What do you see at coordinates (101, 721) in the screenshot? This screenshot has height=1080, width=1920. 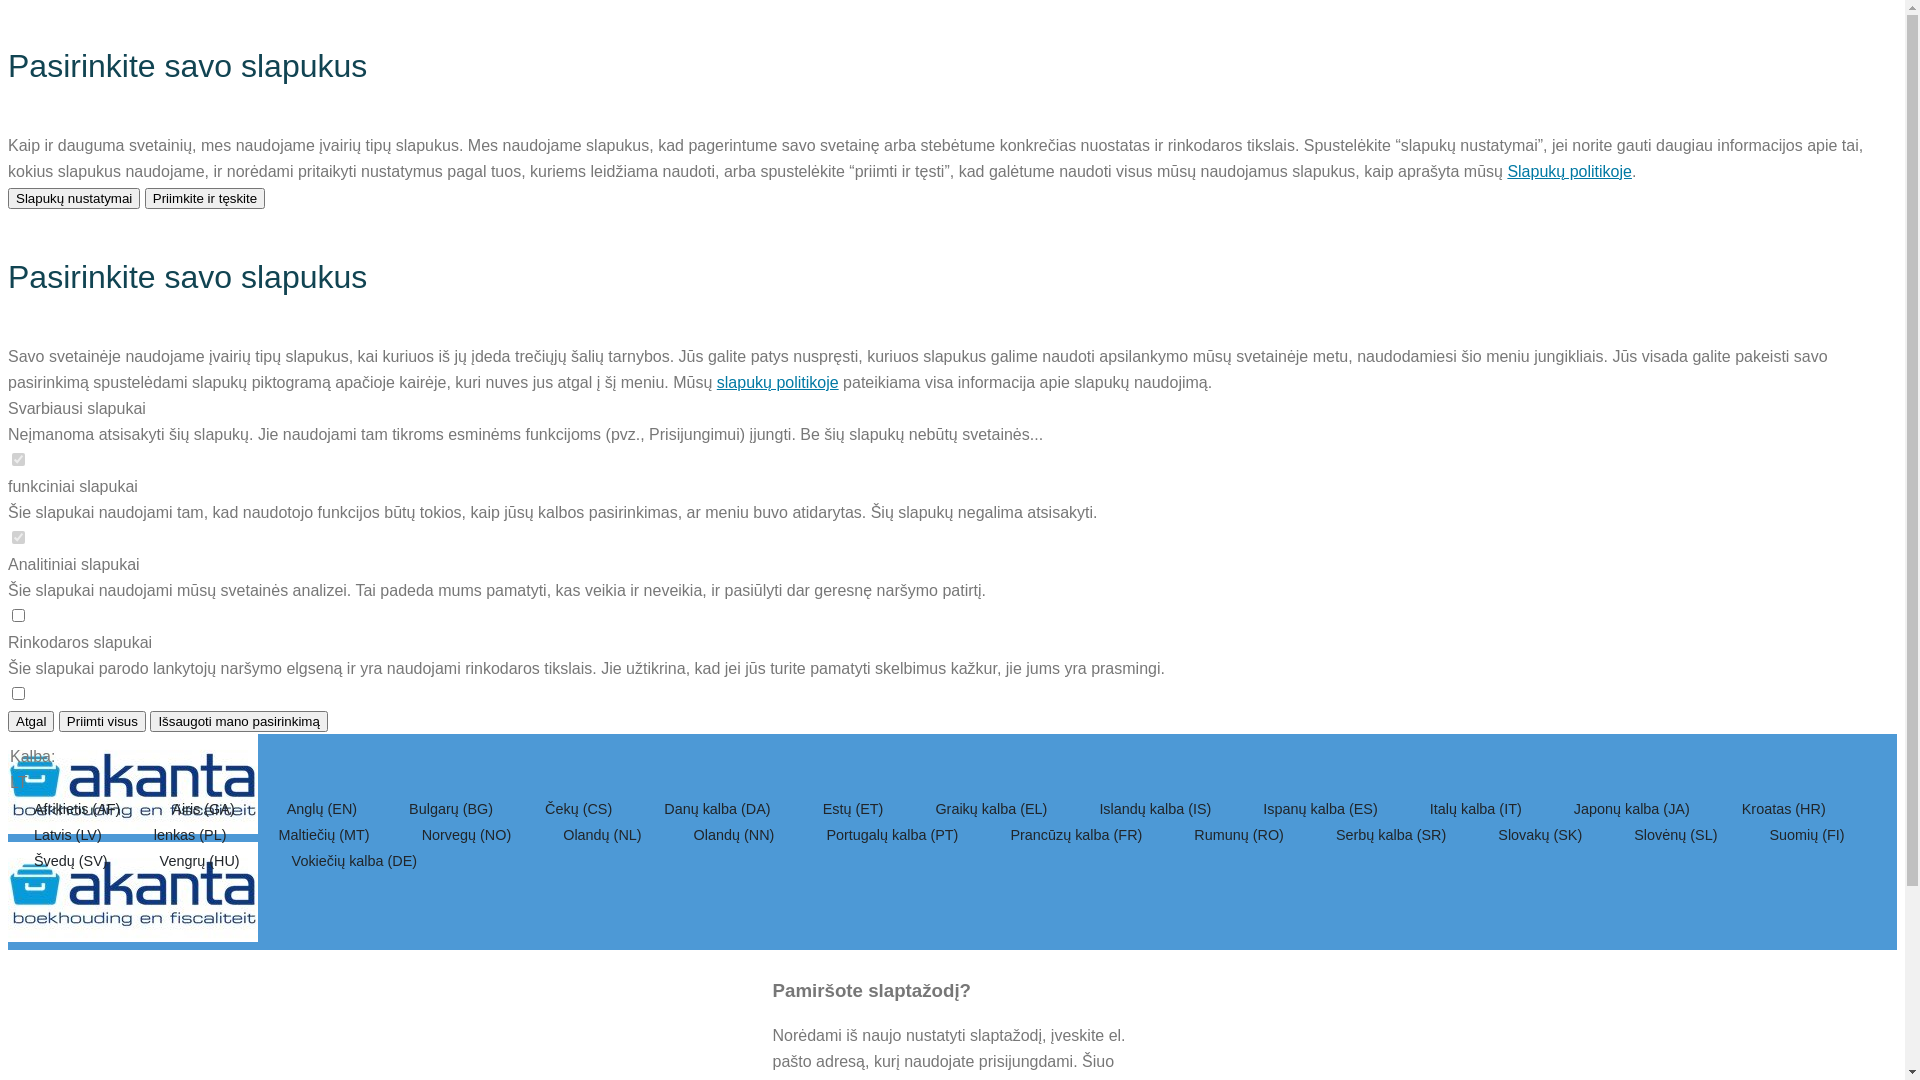 I see `'Priimti visus'` at bounding box center [101, 721].